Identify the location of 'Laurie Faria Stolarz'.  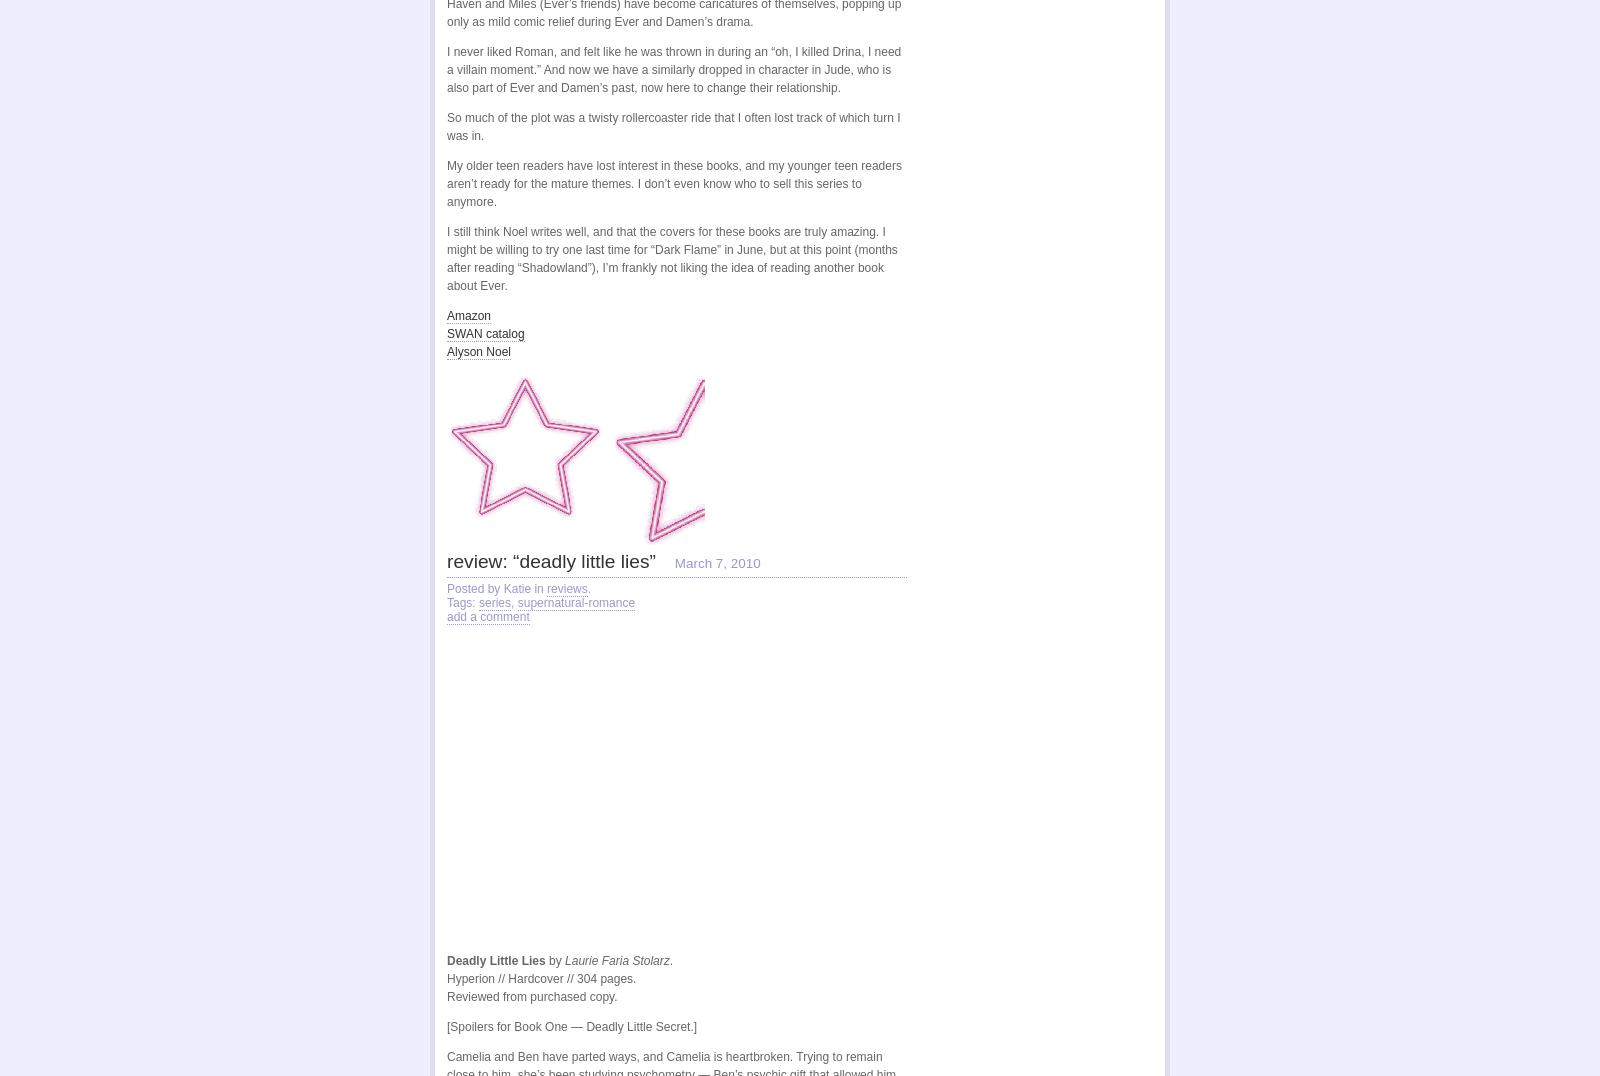
(616, 960).